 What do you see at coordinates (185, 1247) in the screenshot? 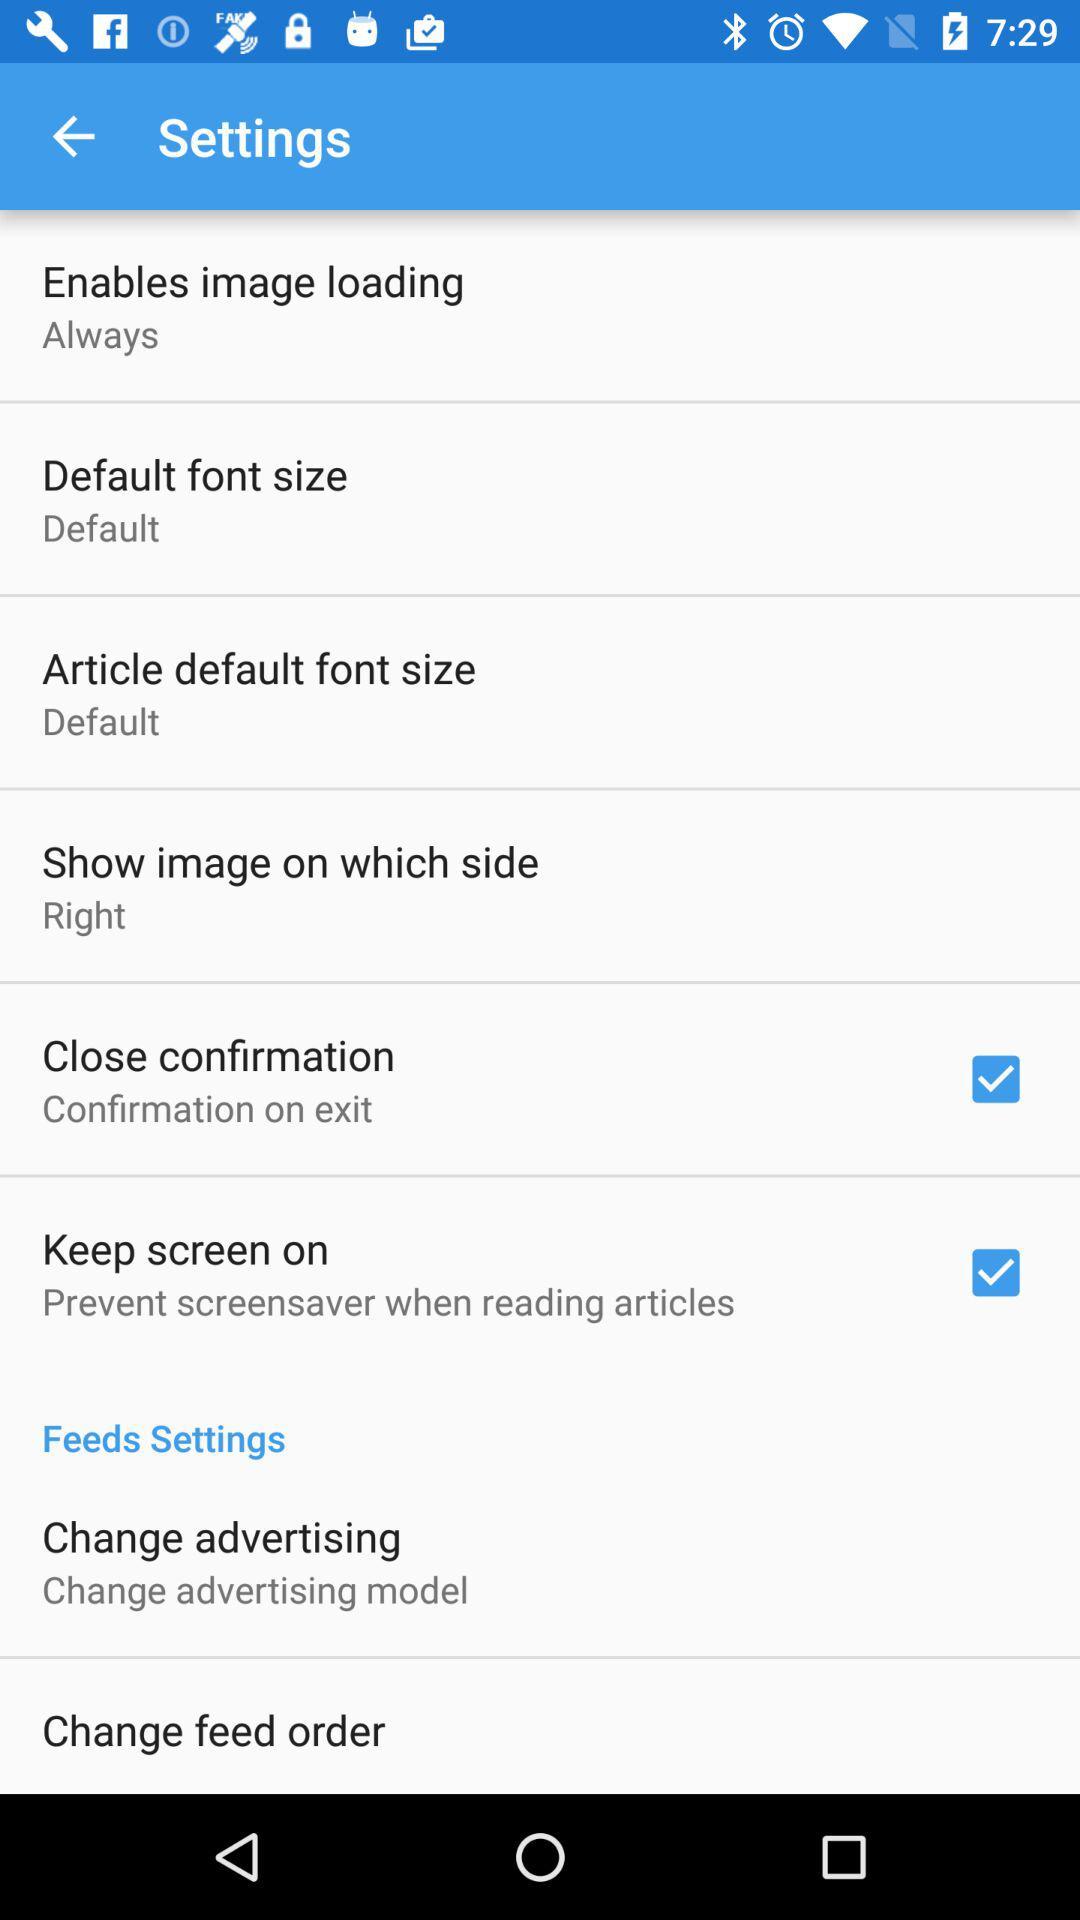
I see `item above the prevent screensaver when item` at bounding box center [185, 1247].